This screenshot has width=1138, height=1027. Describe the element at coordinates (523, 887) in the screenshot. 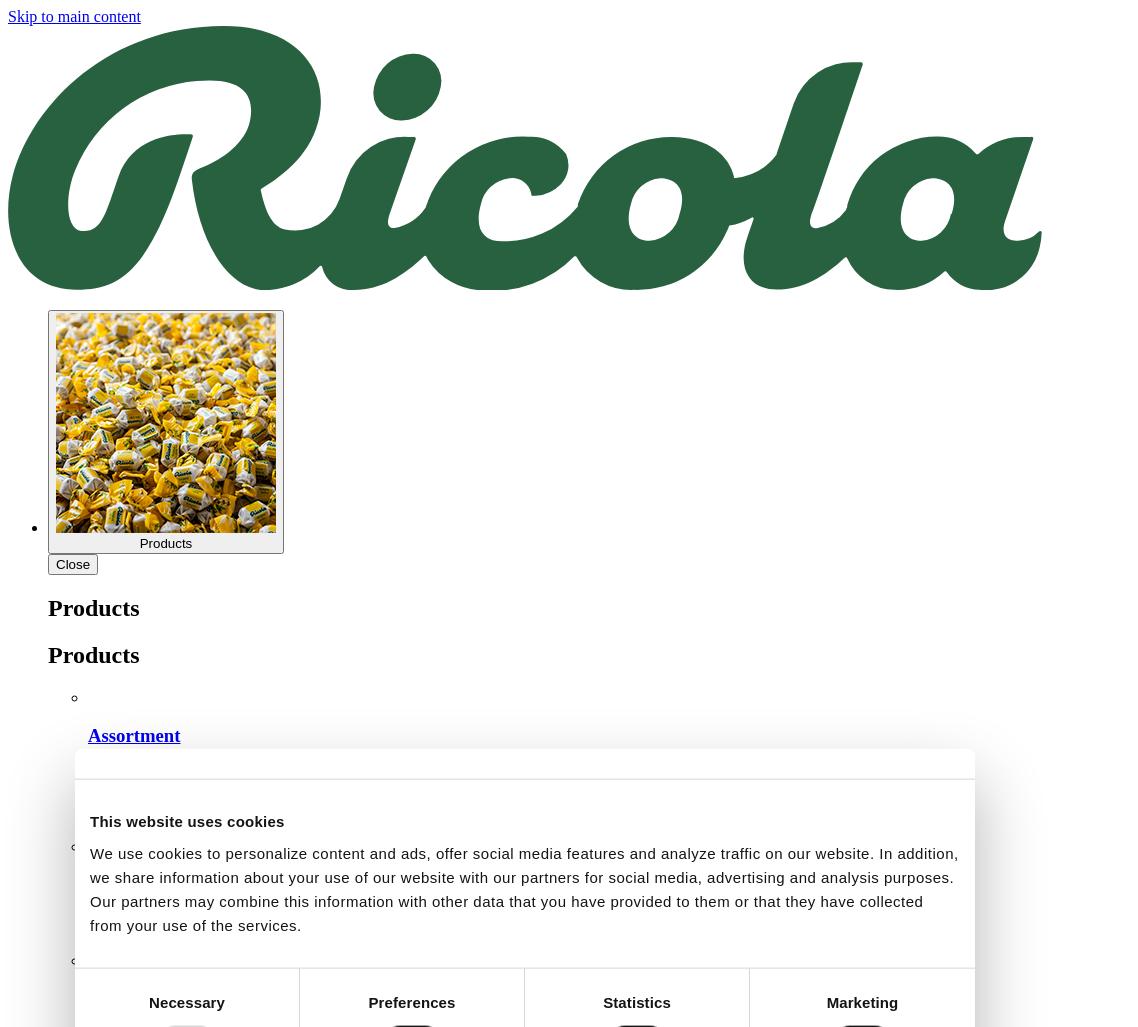

I see `'We use cookies to personalize content and ads, offer social media features and analyze traffic on our website. In addition, we share information about your use of our website with our partners for social media, advertising and analysis purposes. Our partners may combine this information with other data that you have provided to them or that they have collected from your use of the services.'` at that location.